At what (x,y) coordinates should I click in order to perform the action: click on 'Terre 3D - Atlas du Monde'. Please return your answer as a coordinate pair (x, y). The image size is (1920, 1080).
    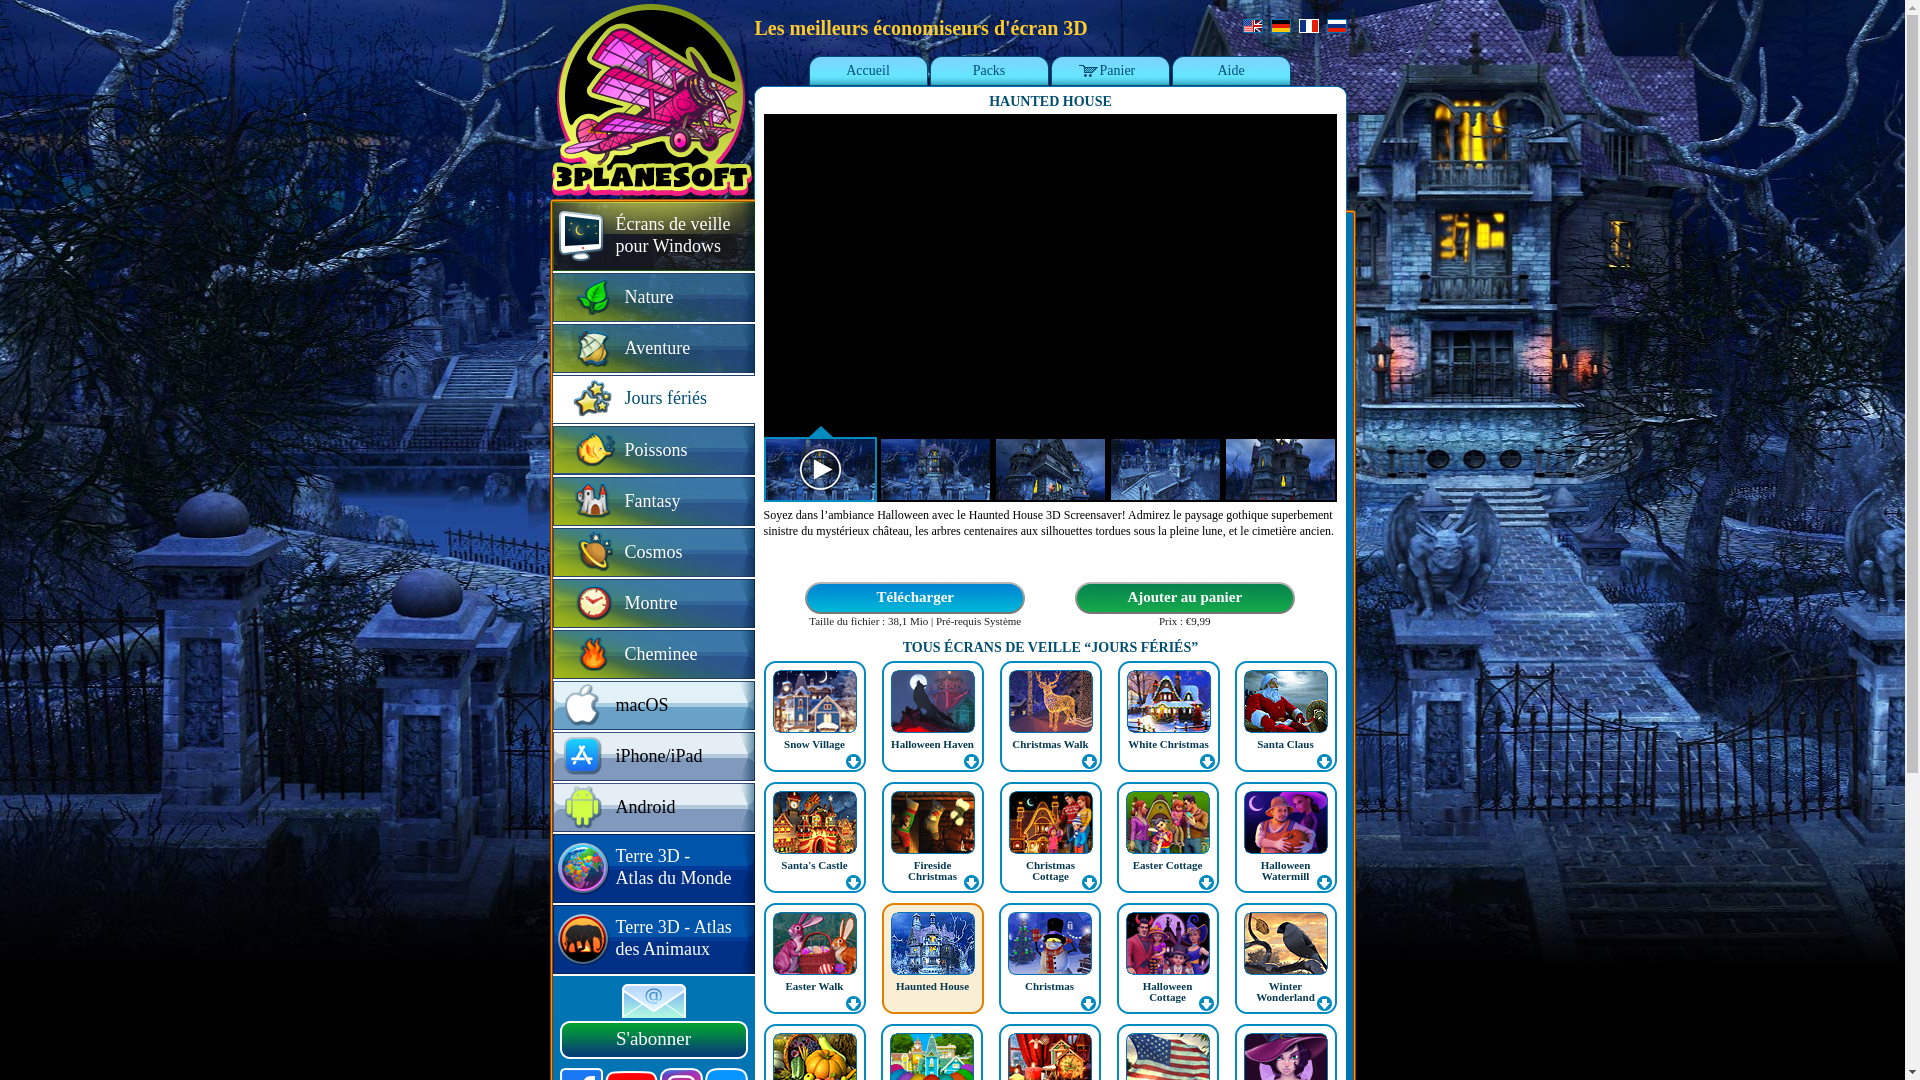
    Looking at the image, I should click on (652, 868).